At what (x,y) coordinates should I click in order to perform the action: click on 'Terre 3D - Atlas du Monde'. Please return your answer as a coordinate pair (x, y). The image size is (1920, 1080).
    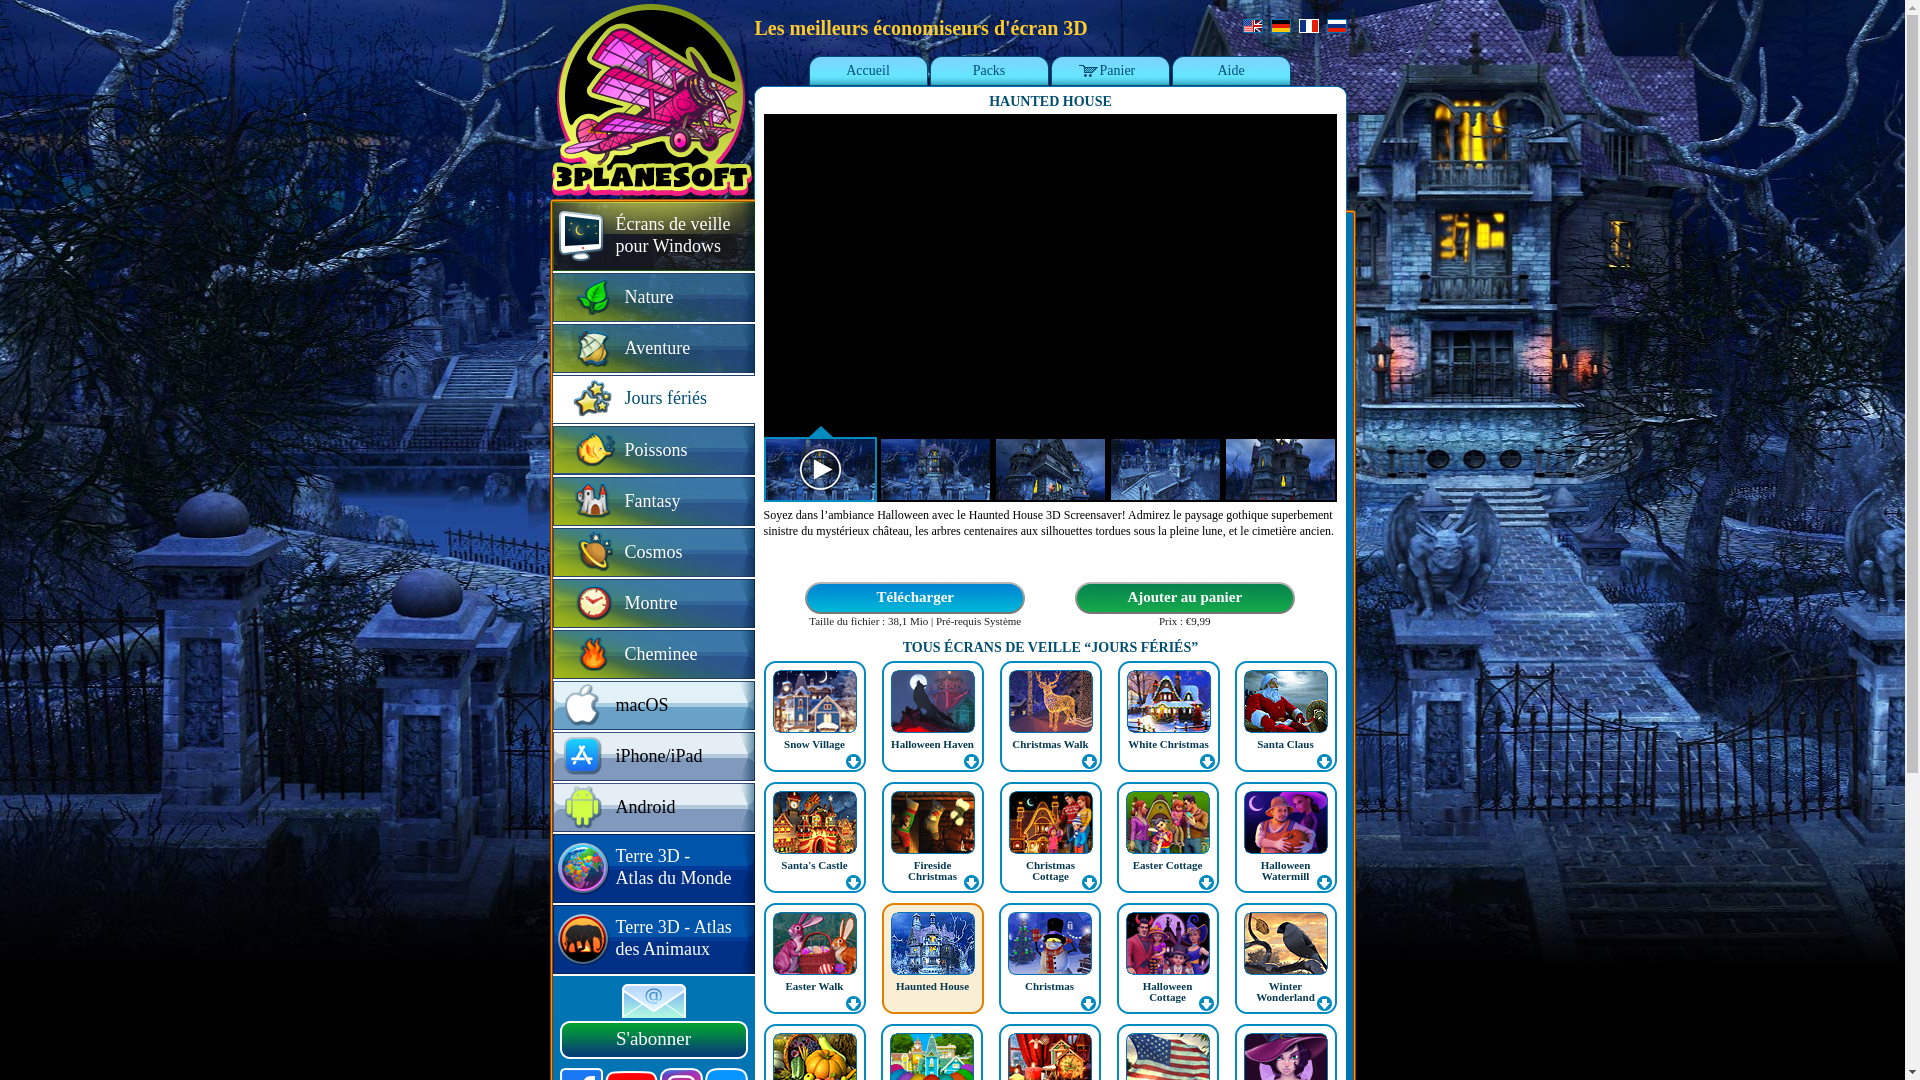
    Looking at the image, I should click on (652, 868).